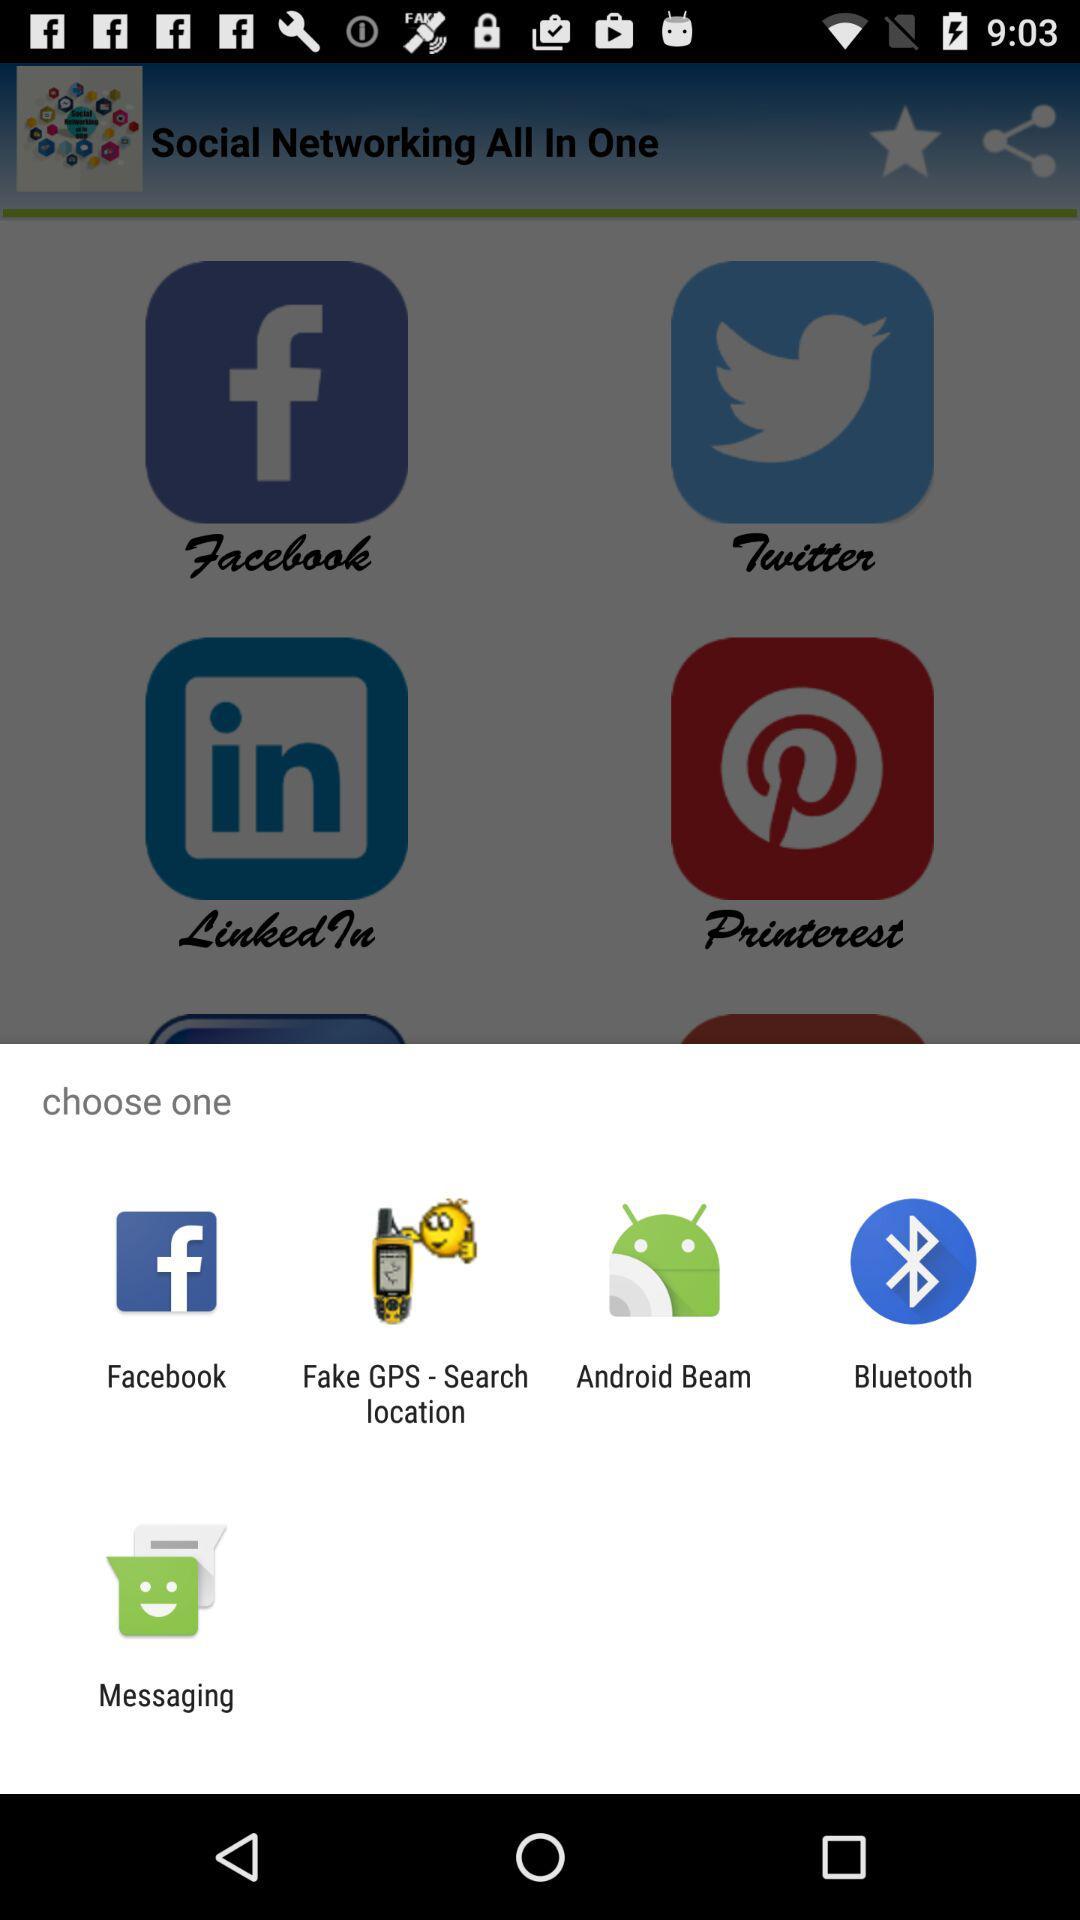 The image size is (1080, 1920). I want to click on app next to the bluetooth icon, so click(664, 1392).